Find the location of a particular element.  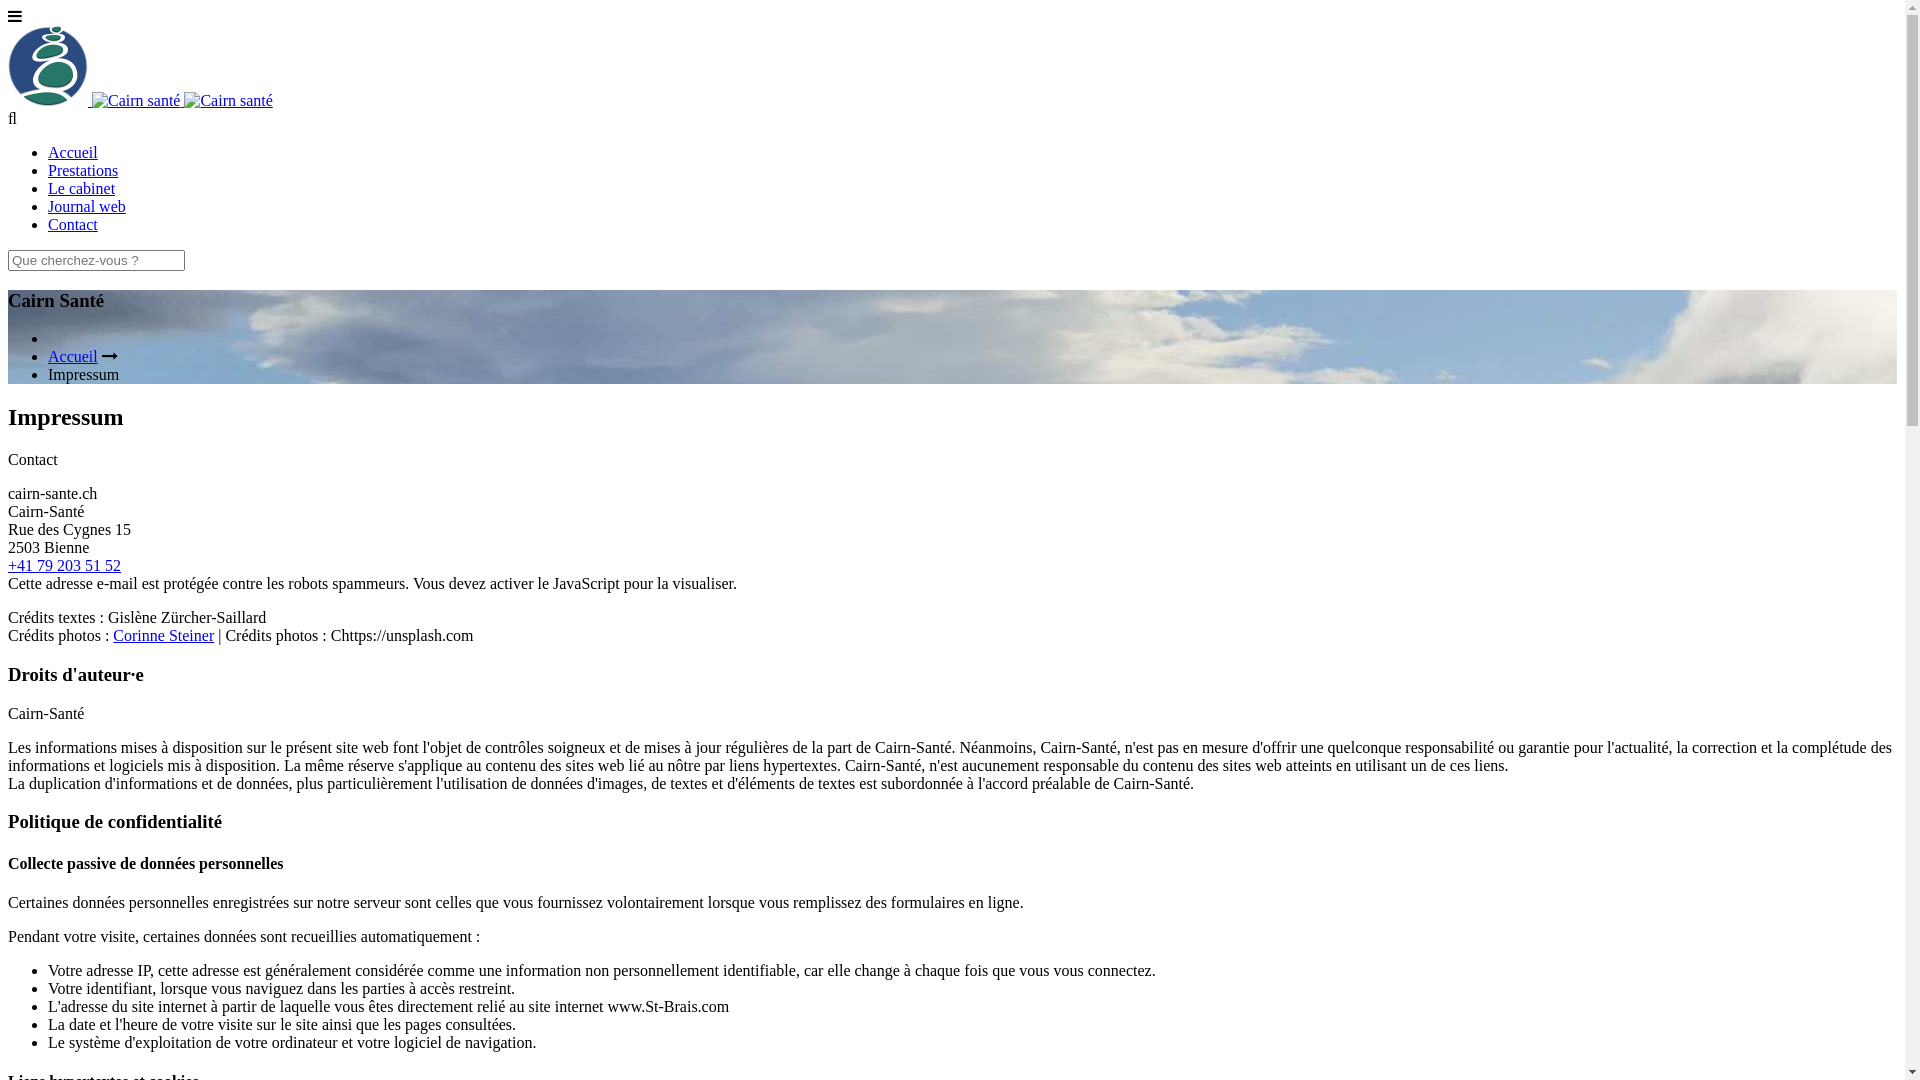

'Le cabinet' is located at coordinates (80, 188).